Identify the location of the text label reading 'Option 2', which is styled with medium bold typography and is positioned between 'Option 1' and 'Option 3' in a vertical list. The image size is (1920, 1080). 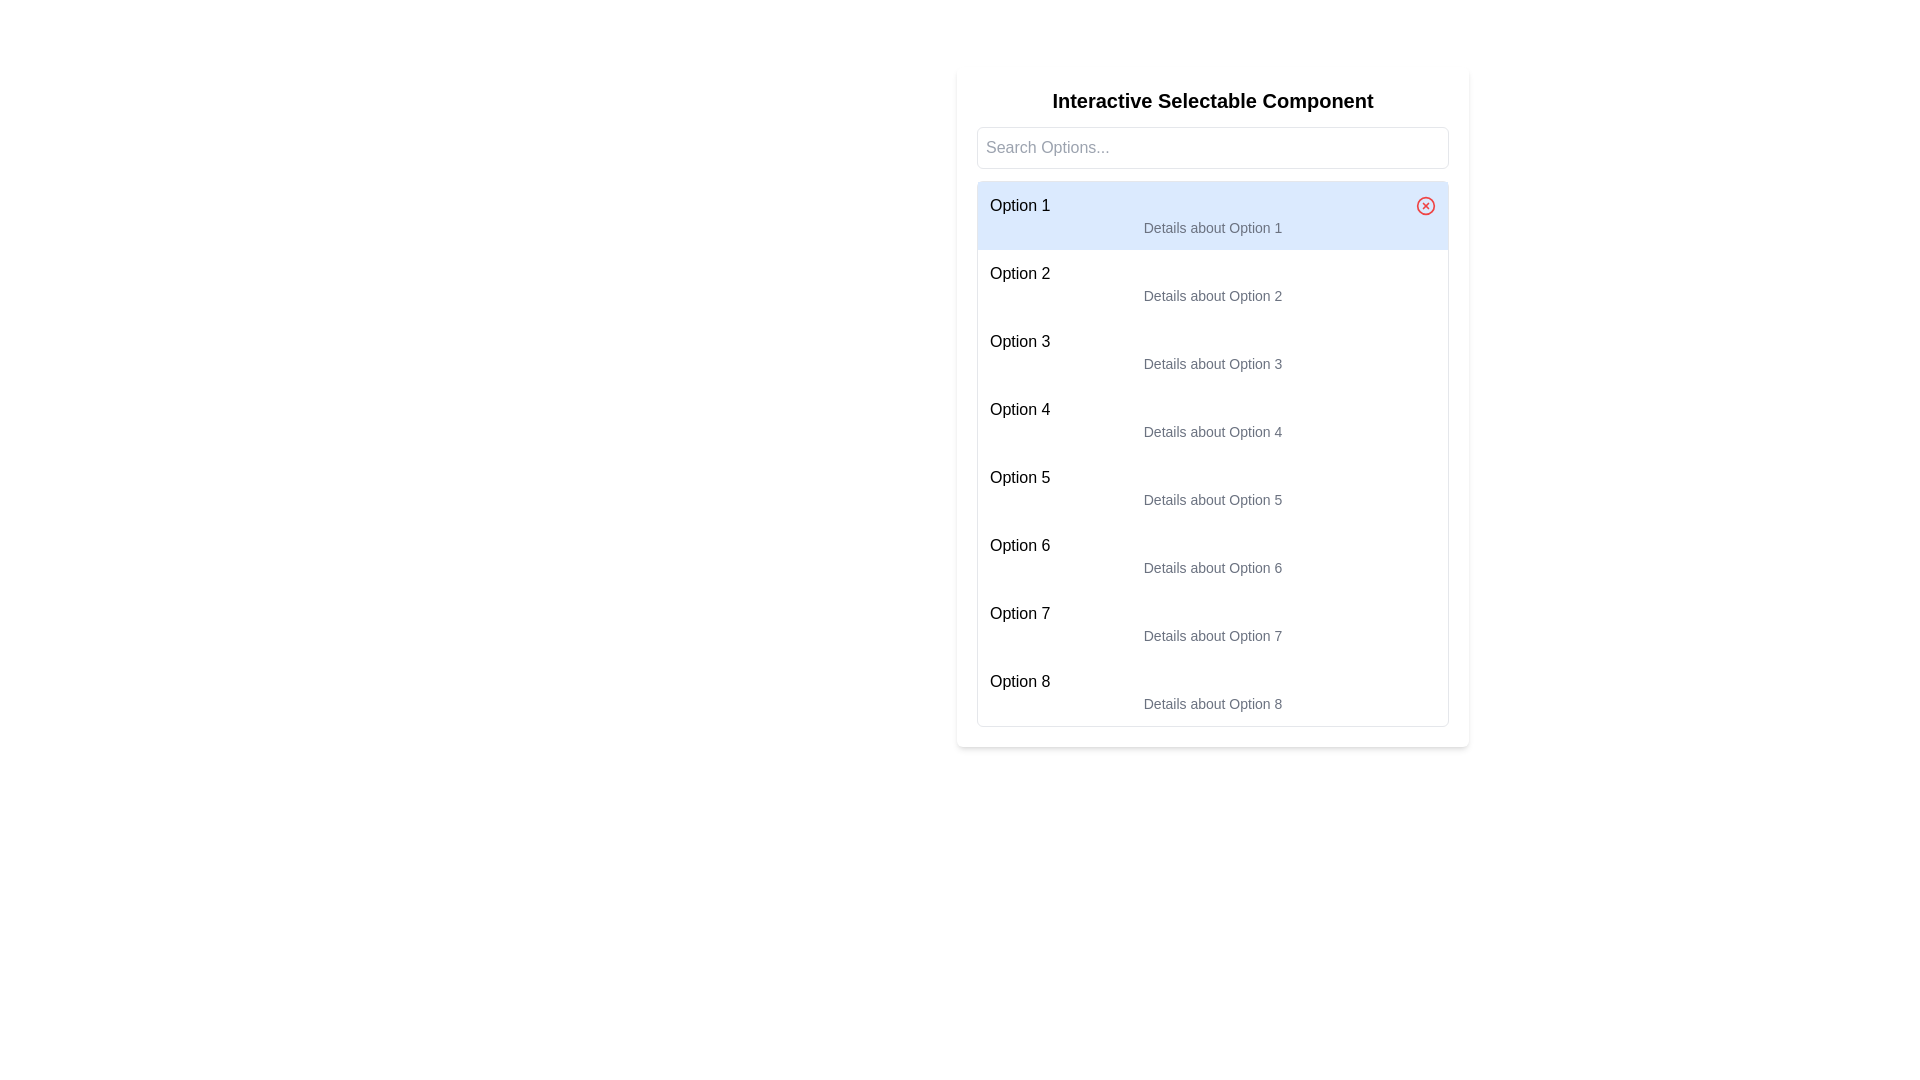
(1020, 273).